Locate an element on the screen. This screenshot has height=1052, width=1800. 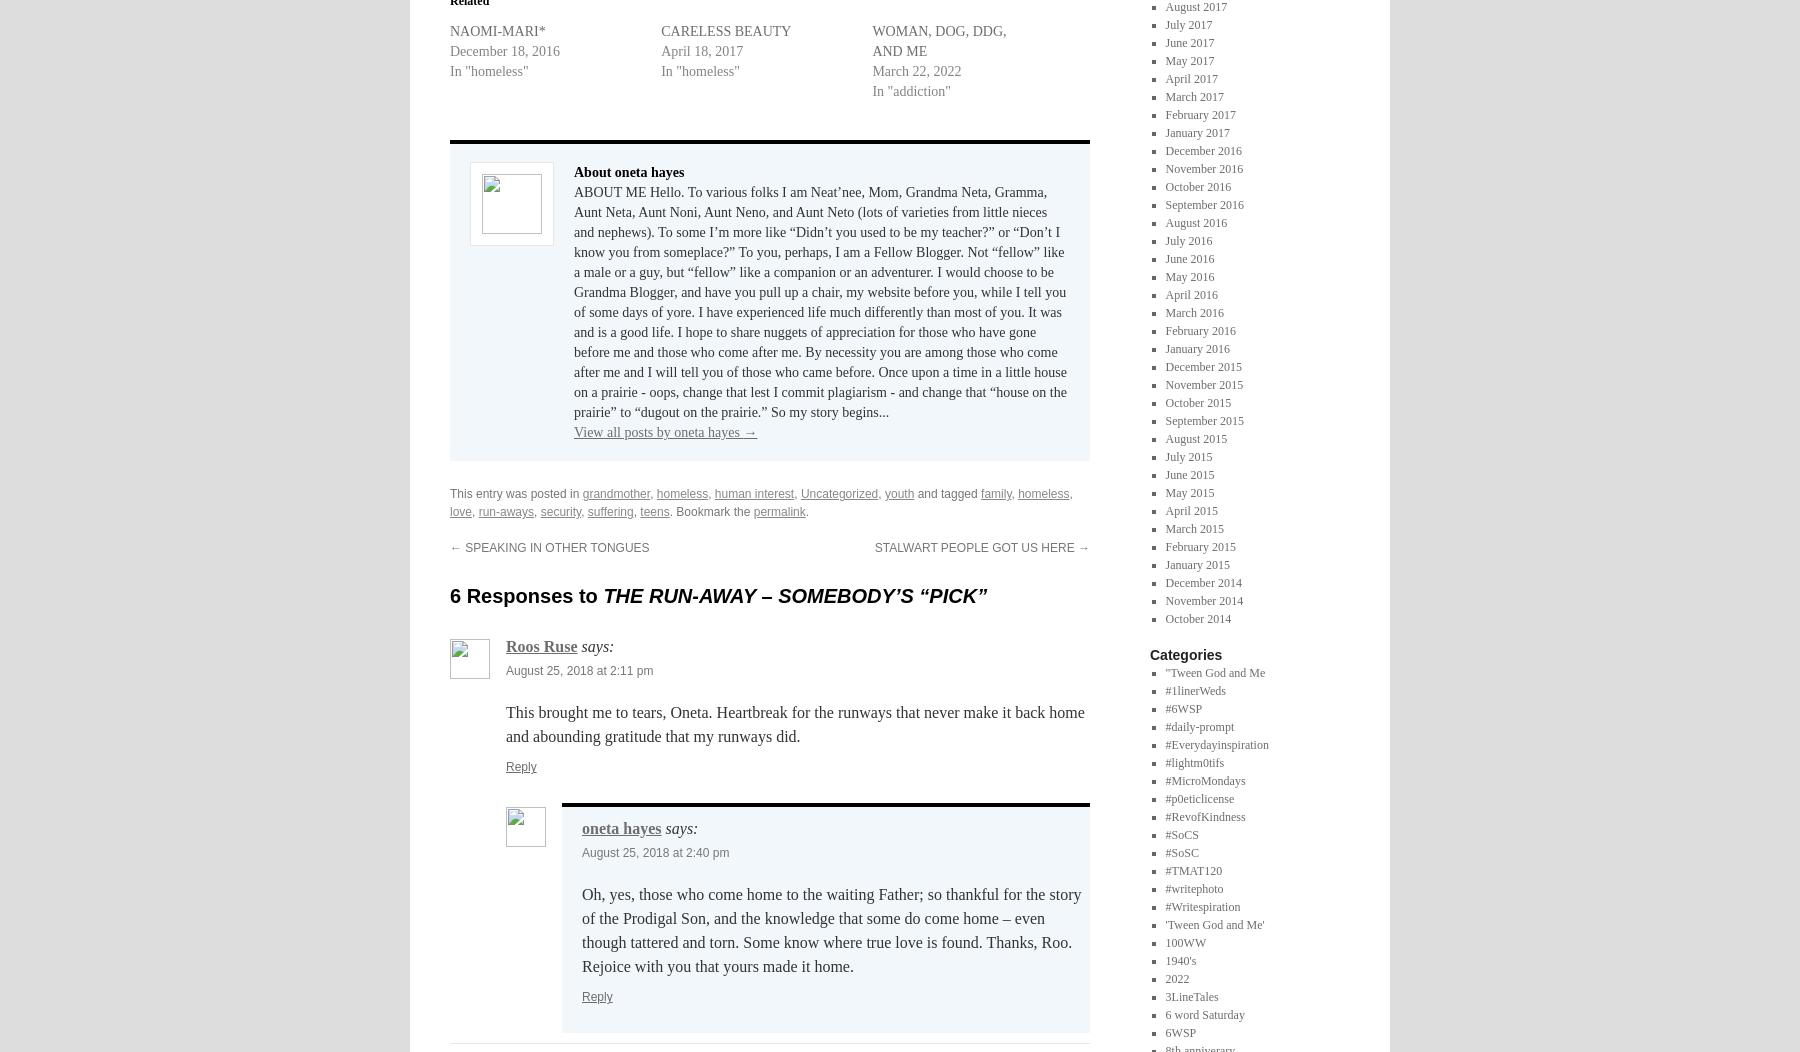
'February 2016' is located at coordinates (1199, 329).